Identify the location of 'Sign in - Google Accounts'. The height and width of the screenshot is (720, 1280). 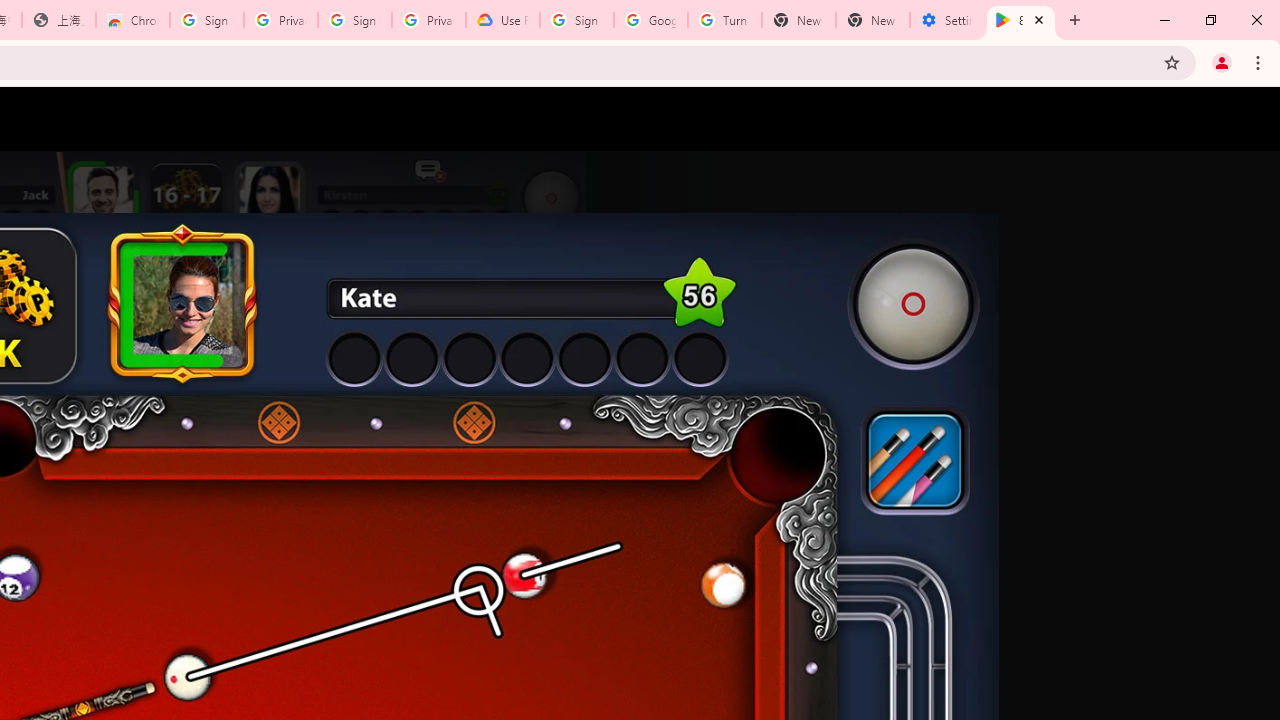
(207, 20).